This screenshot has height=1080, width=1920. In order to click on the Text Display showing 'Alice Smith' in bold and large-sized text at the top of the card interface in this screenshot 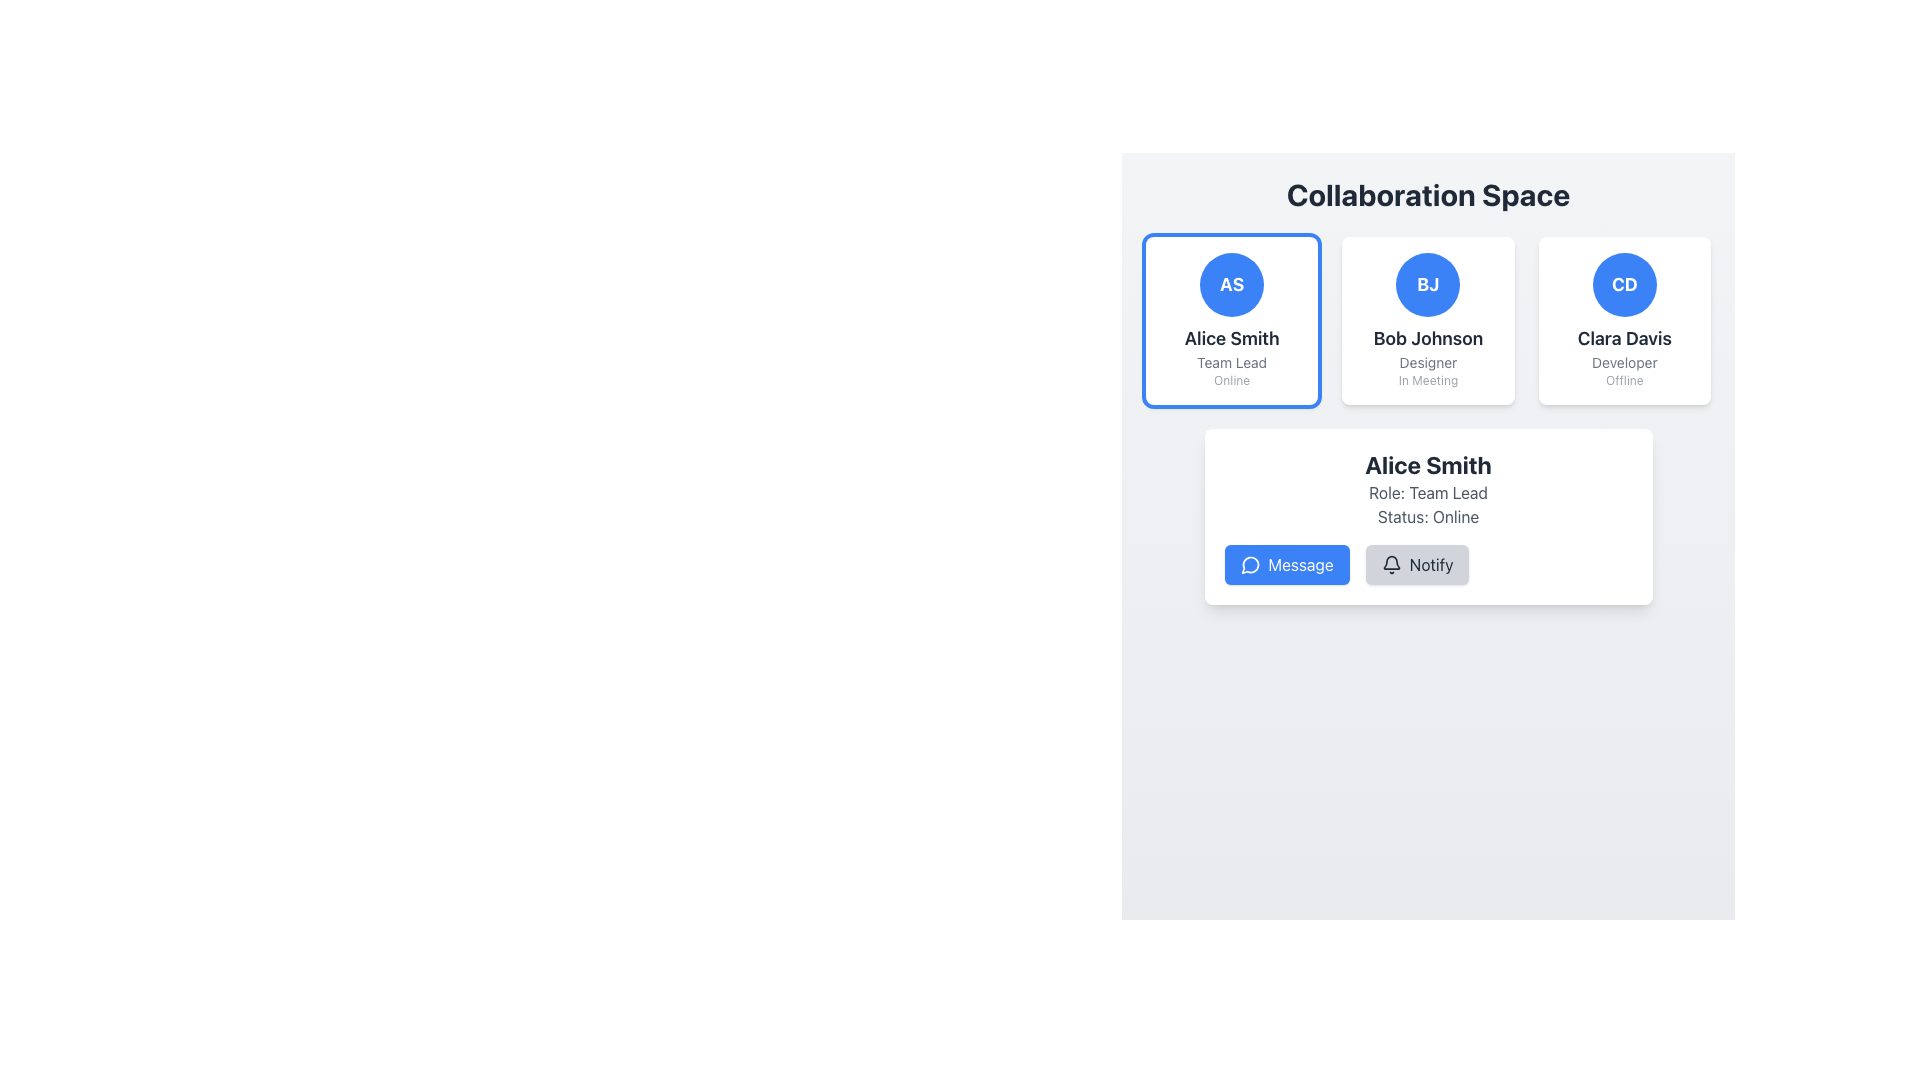, I will do `click(1427, 465)`.